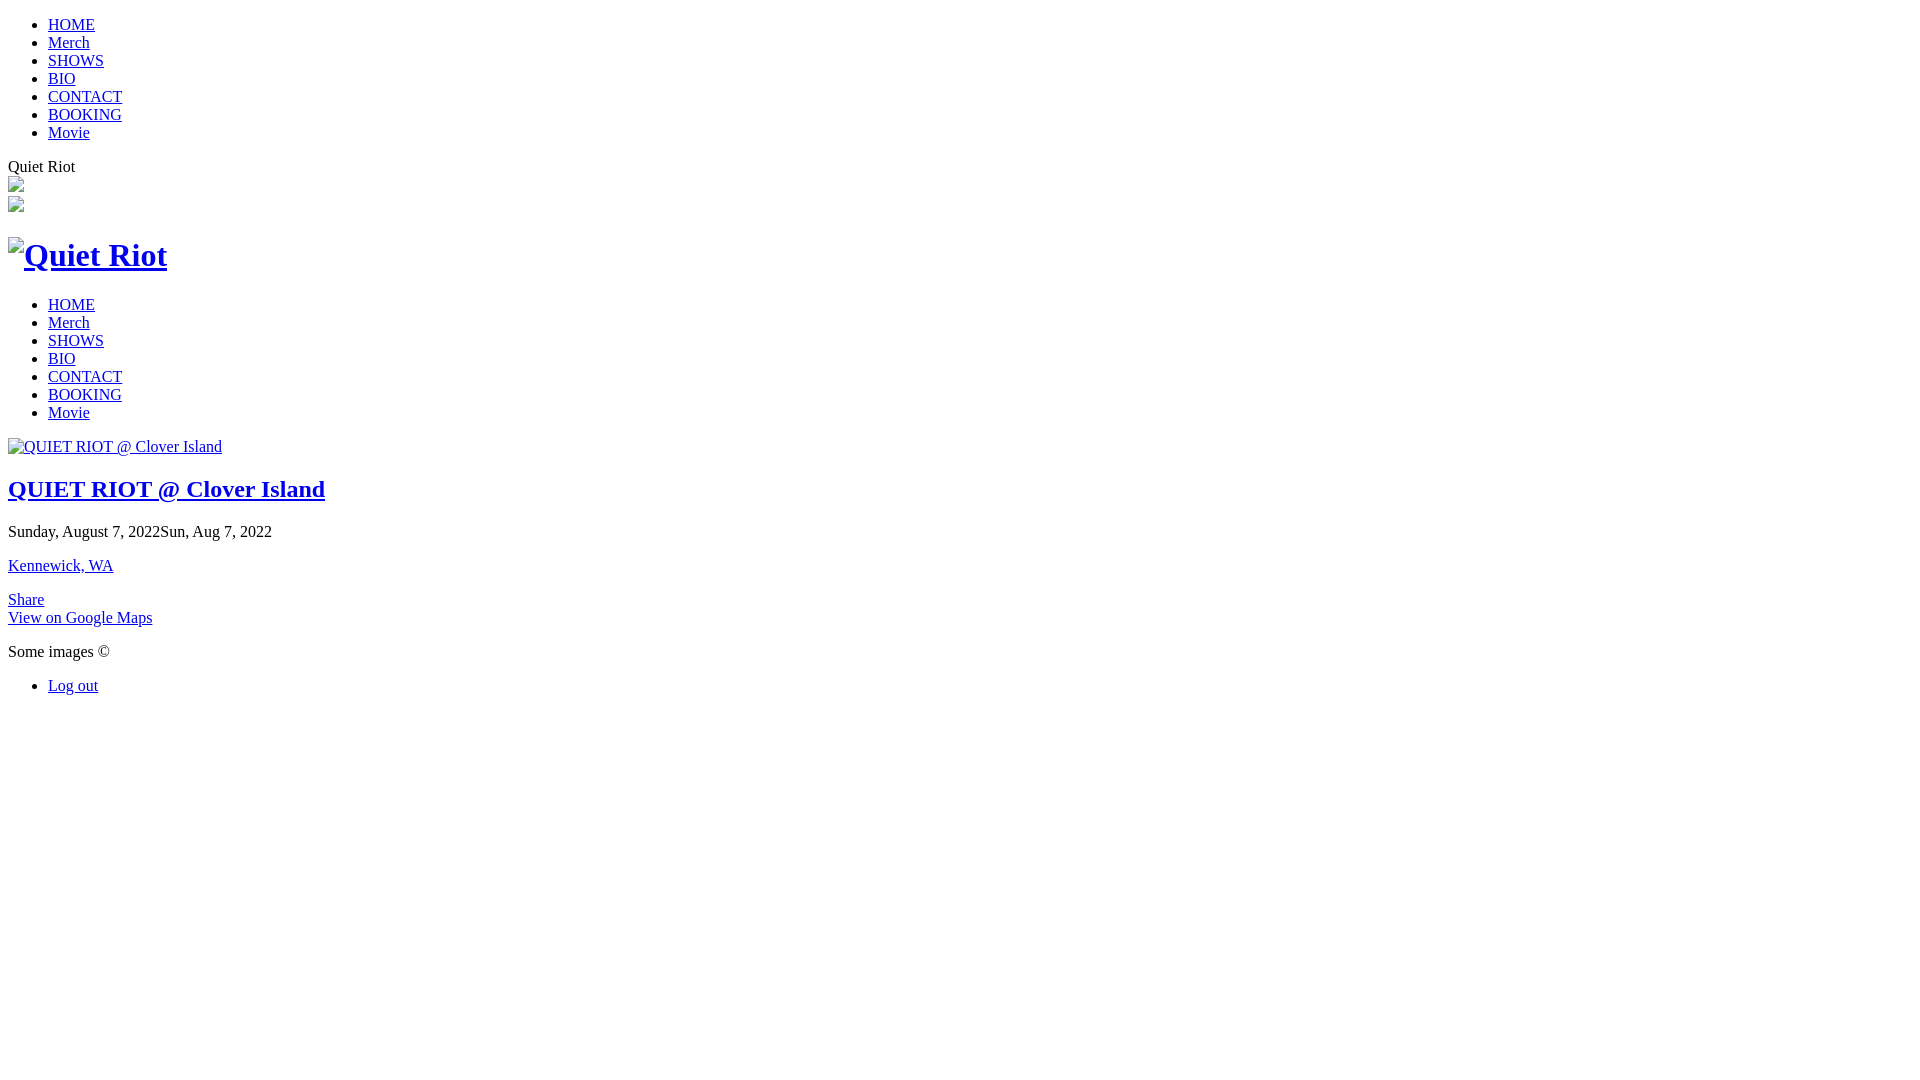 The image size is (1920, 1080). I want to click on 'SHOWS', so click(76, 59).